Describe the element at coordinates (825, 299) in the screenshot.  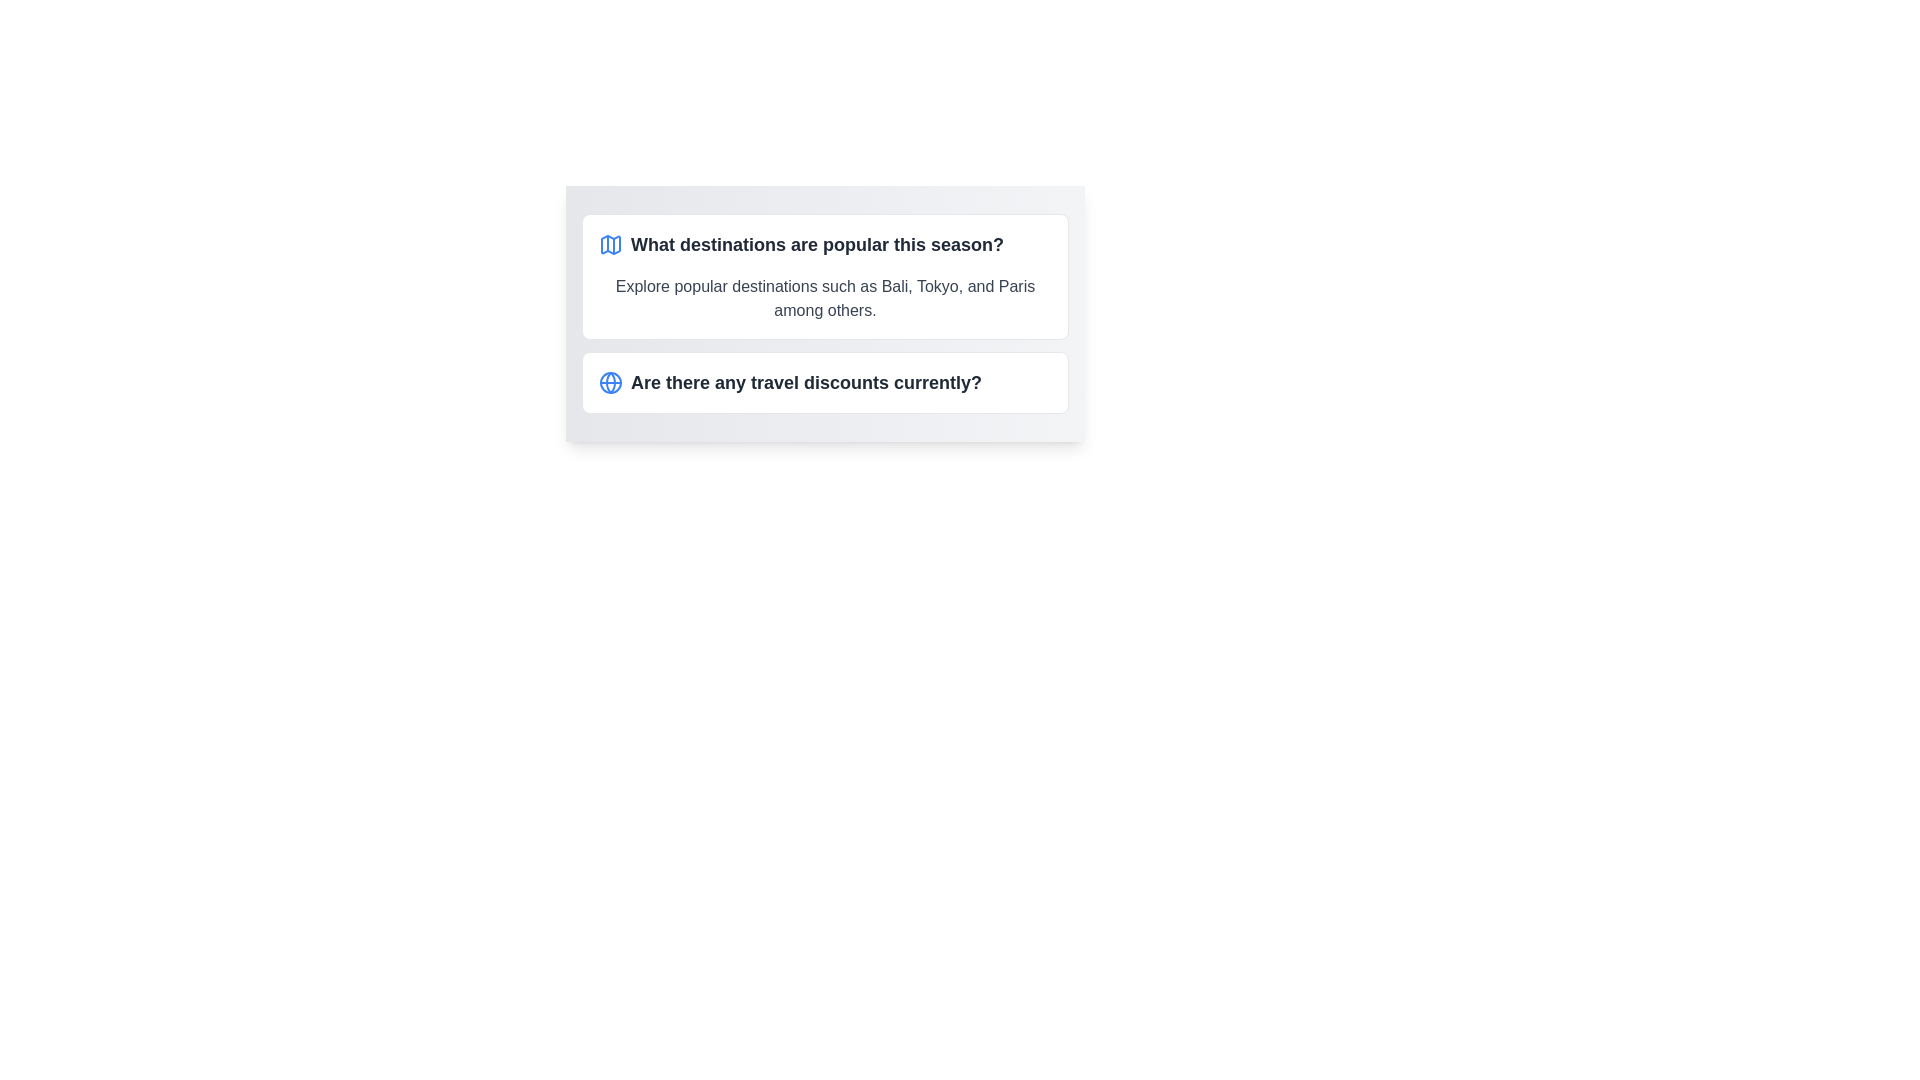
I see `the text element displaying 'Explore popular destinations such as Bali, Tokyo, and Paris among others'` at that location.